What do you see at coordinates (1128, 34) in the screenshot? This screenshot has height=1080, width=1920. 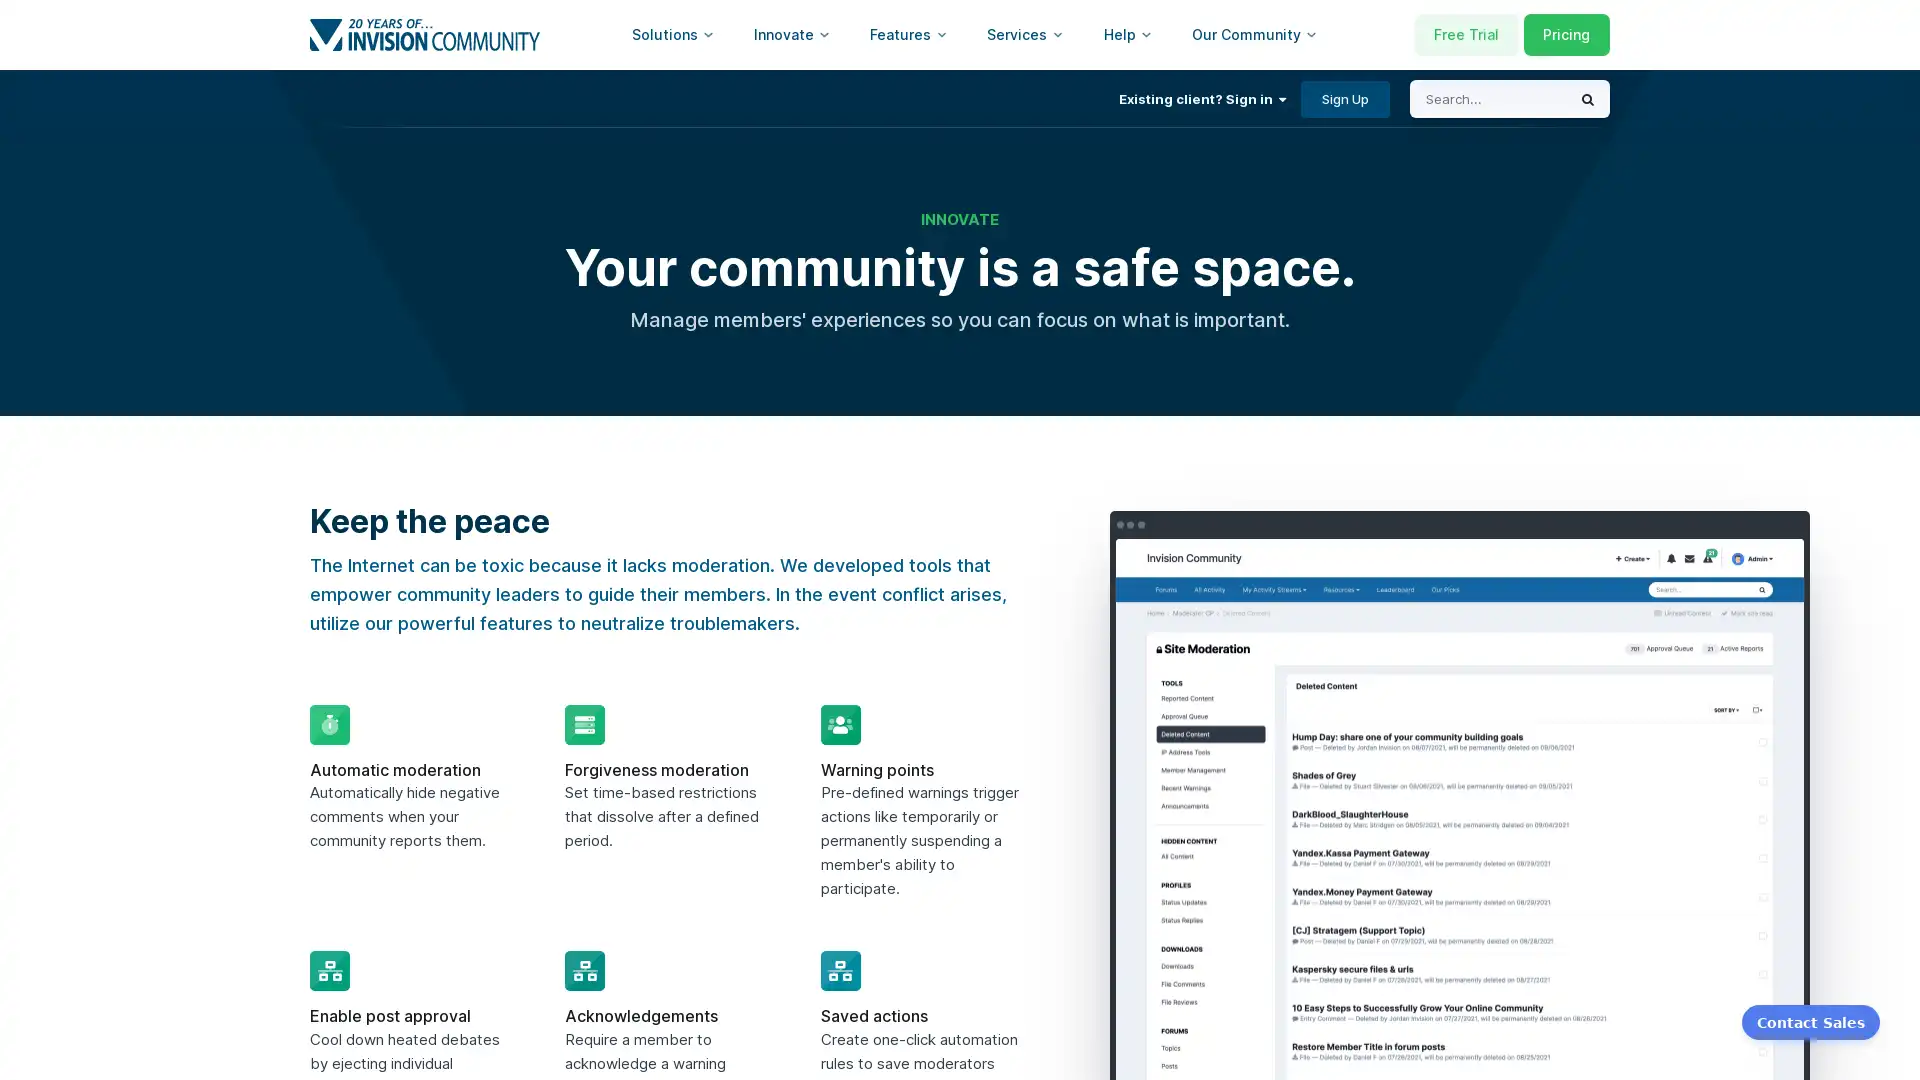 I see `Help` at bounding box center [1128, 34].